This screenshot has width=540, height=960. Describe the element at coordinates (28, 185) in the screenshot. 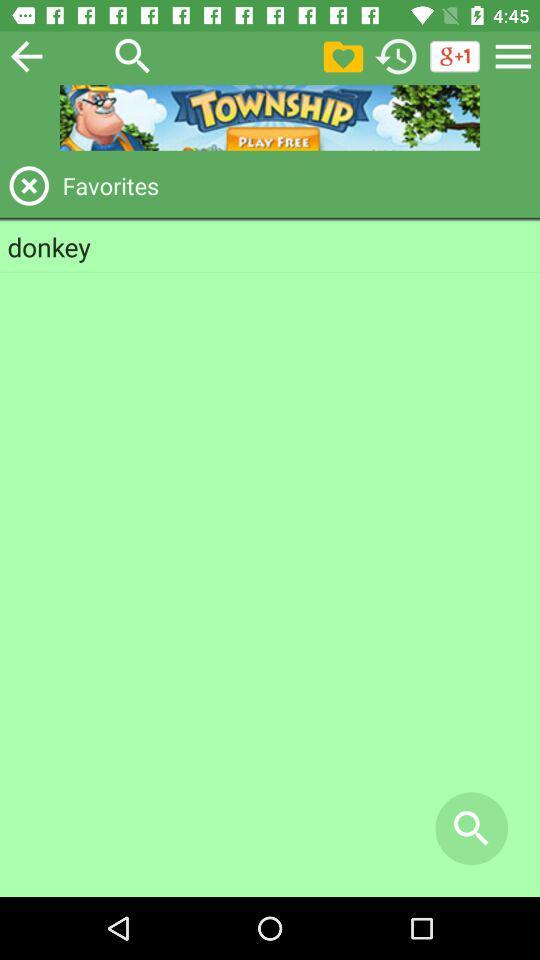

I see `the close icon` at that location.